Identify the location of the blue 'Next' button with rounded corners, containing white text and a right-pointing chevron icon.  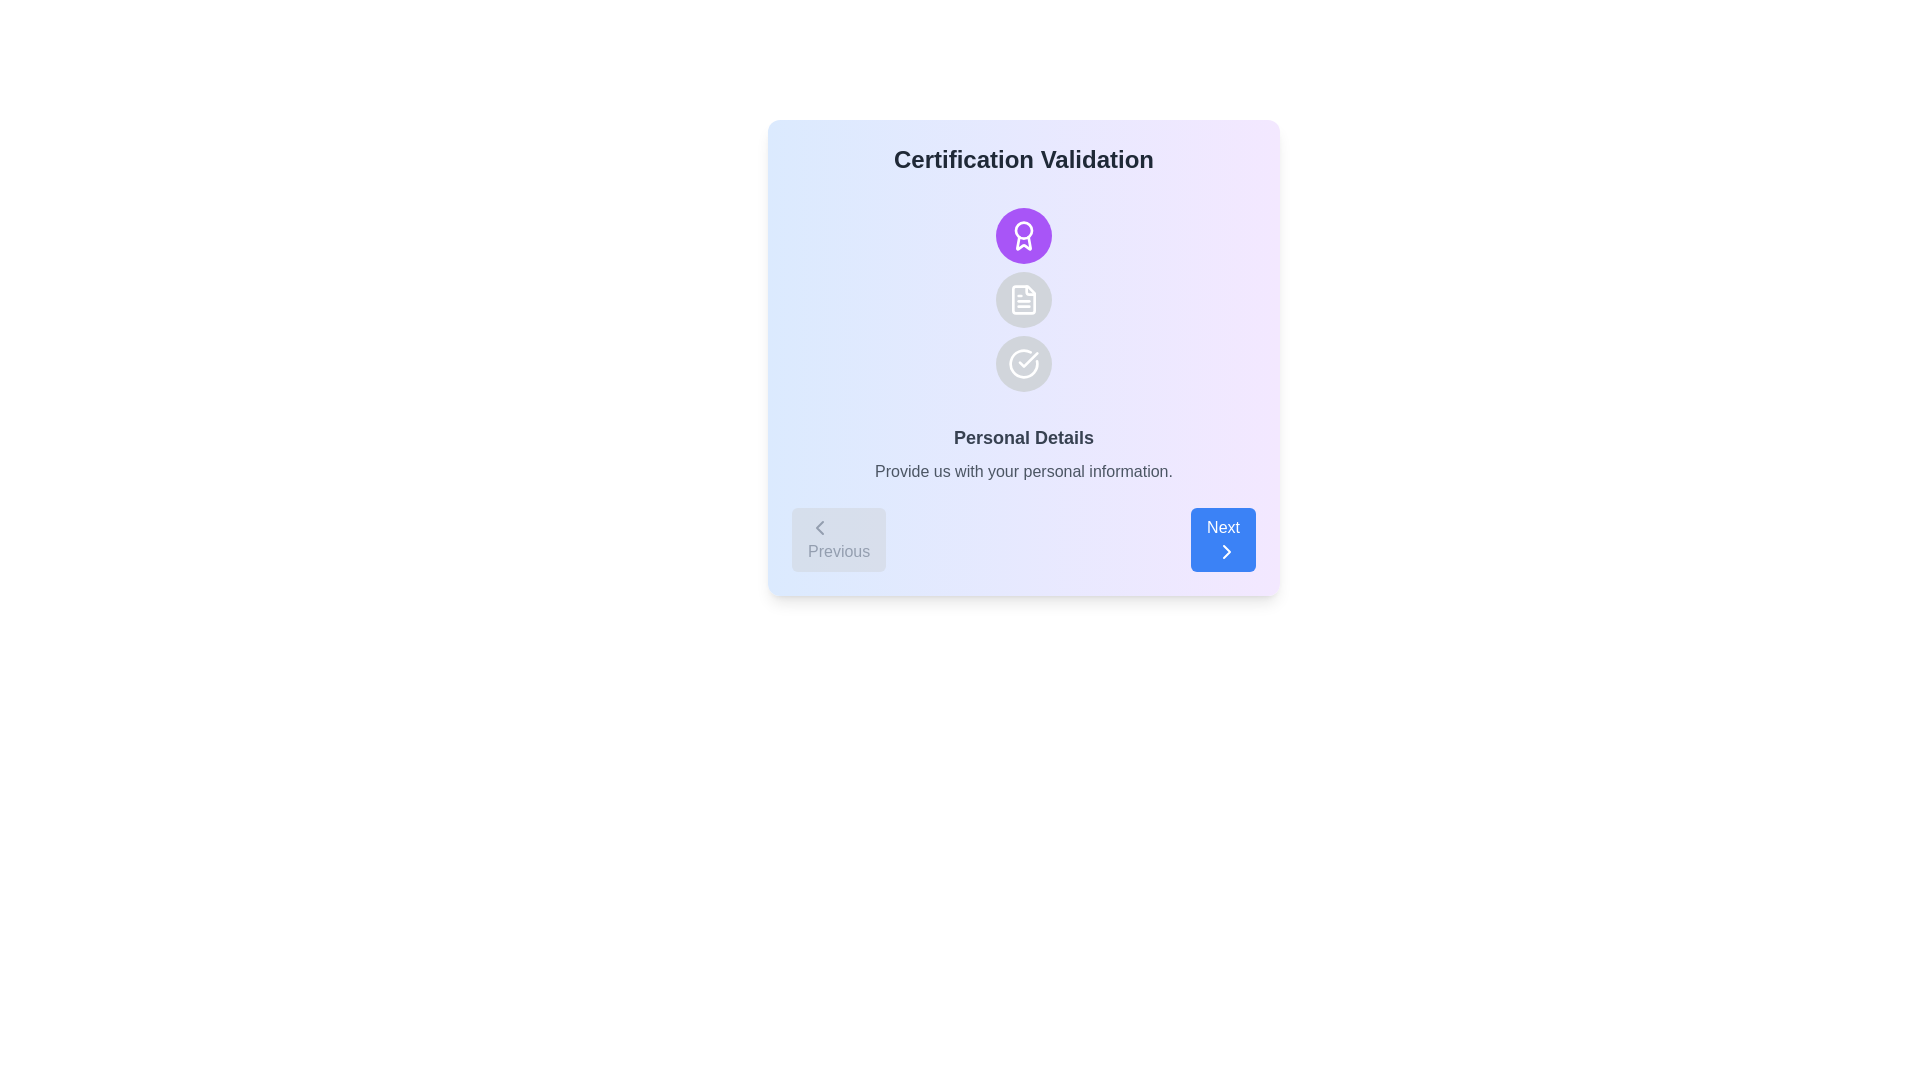
(1222, 540).